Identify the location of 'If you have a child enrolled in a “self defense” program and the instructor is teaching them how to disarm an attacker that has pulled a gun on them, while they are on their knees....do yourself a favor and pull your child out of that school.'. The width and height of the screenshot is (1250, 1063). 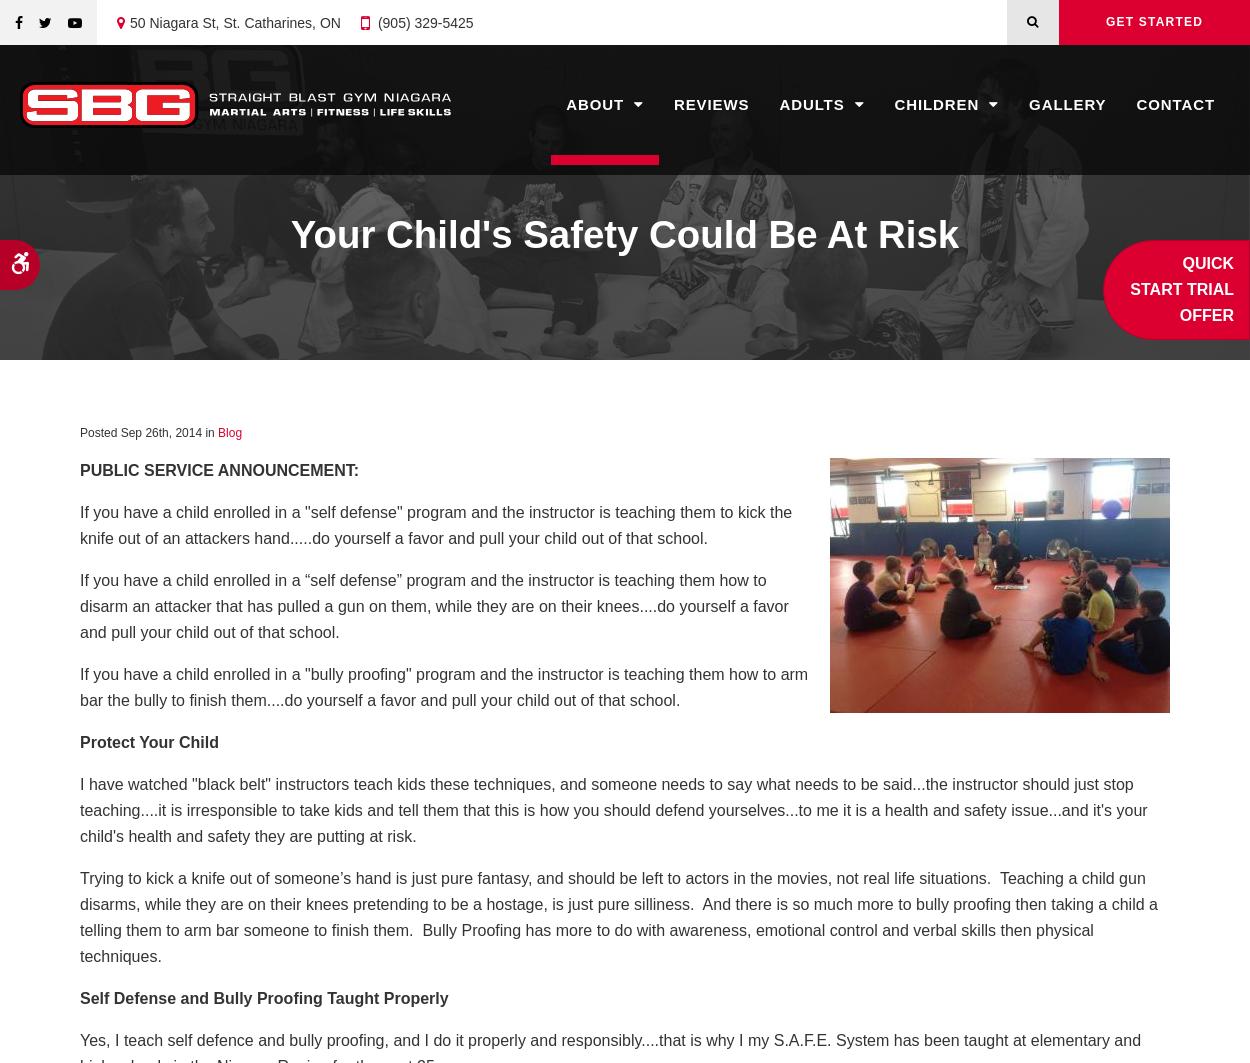
(434, 605).